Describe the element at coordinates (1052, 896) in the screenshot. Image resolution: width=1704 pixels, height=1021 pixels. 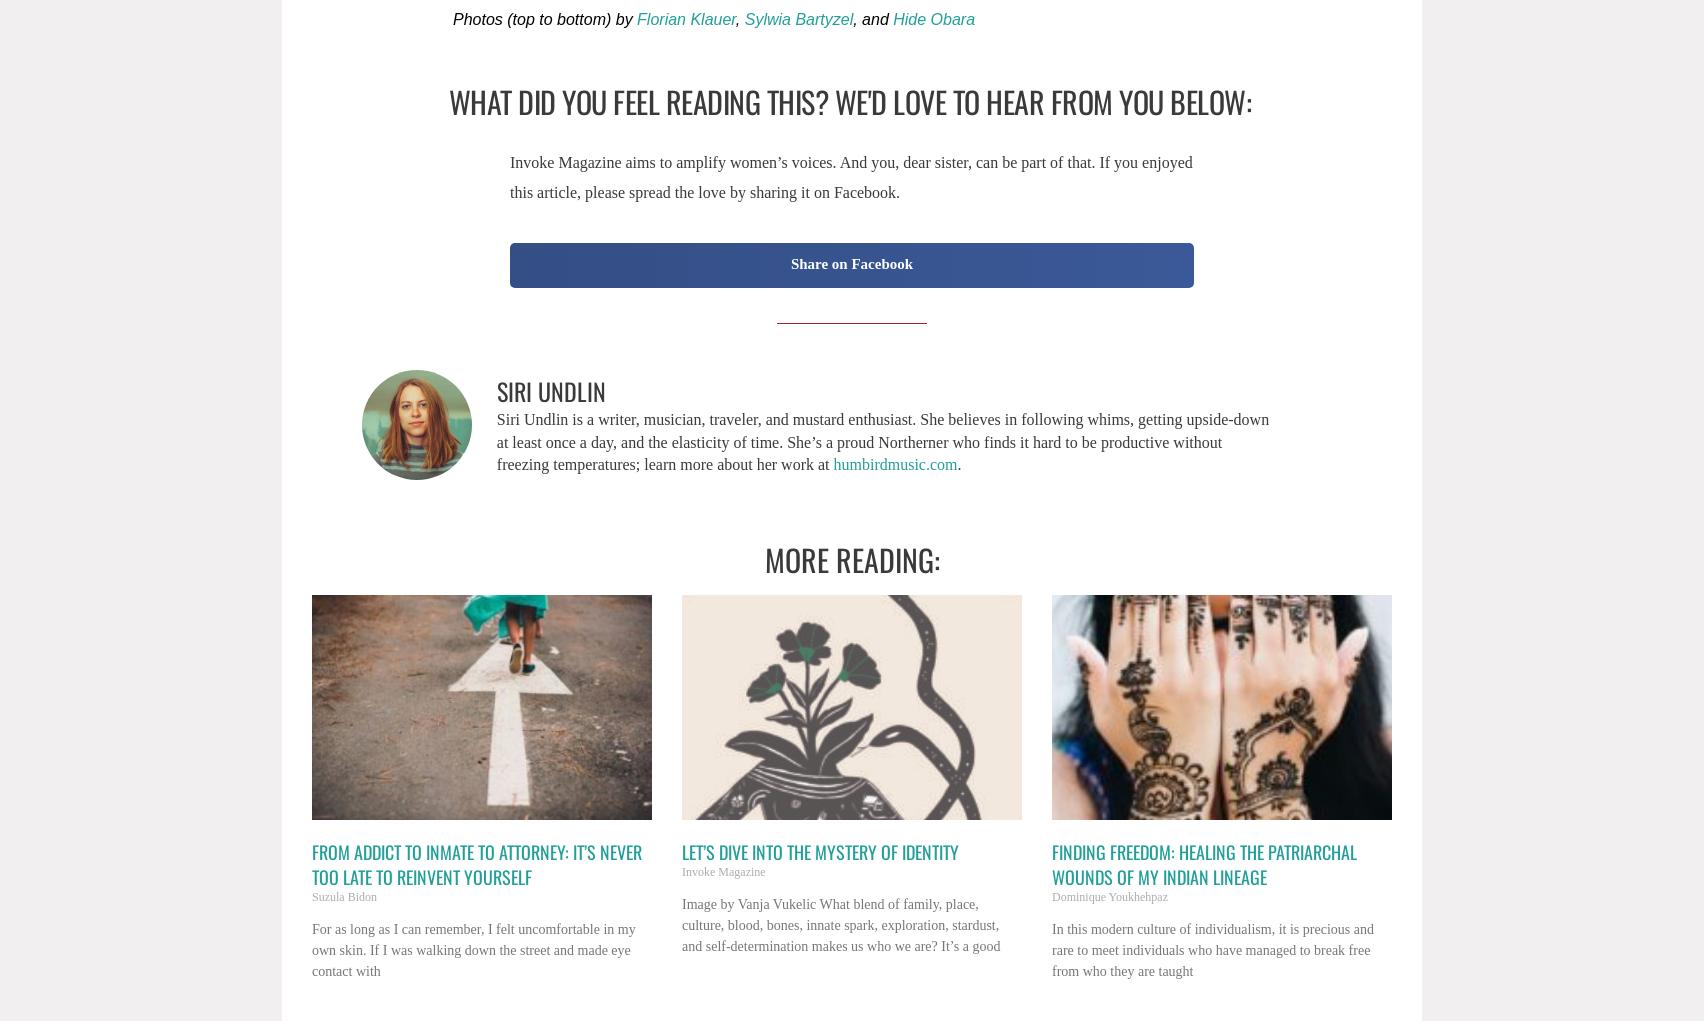
I see `'Dominique Youkhehpaz'` at that location.